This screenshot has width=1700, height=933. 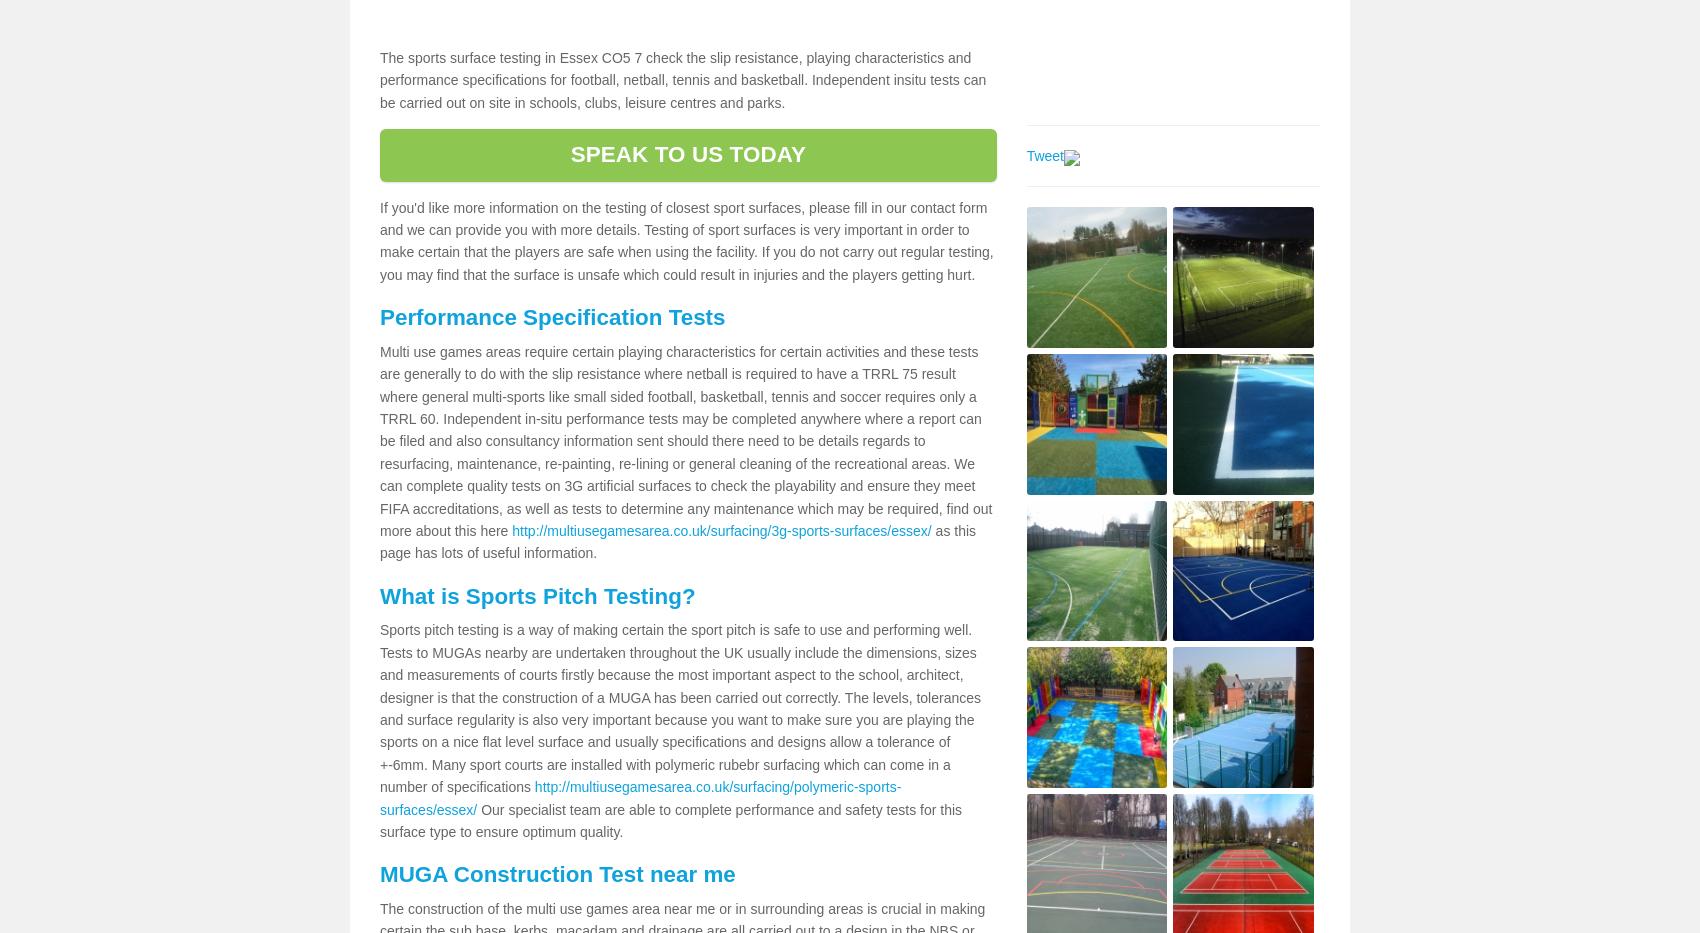 I want to click on 'MUGA Construction Test near me', so click(x=556, y=873).